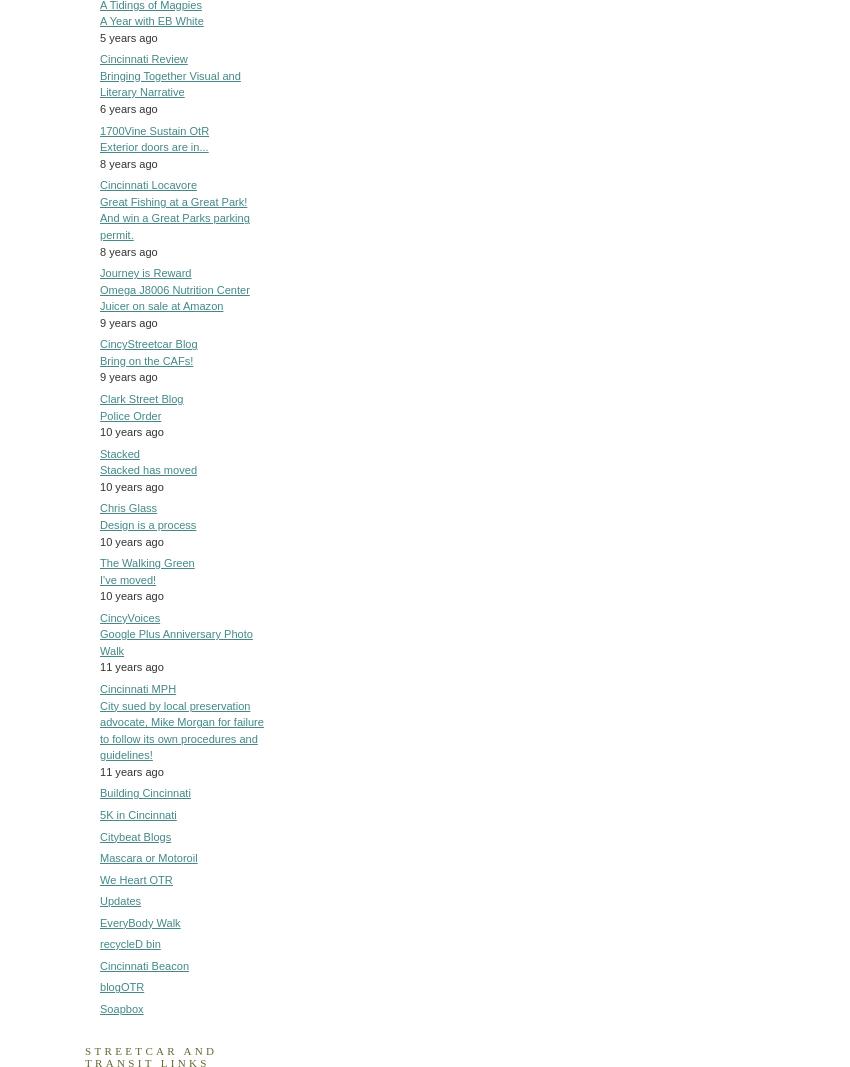 This screenshot has height=1067, width=850. I want to click on 'Stacked', so click(118, 452).